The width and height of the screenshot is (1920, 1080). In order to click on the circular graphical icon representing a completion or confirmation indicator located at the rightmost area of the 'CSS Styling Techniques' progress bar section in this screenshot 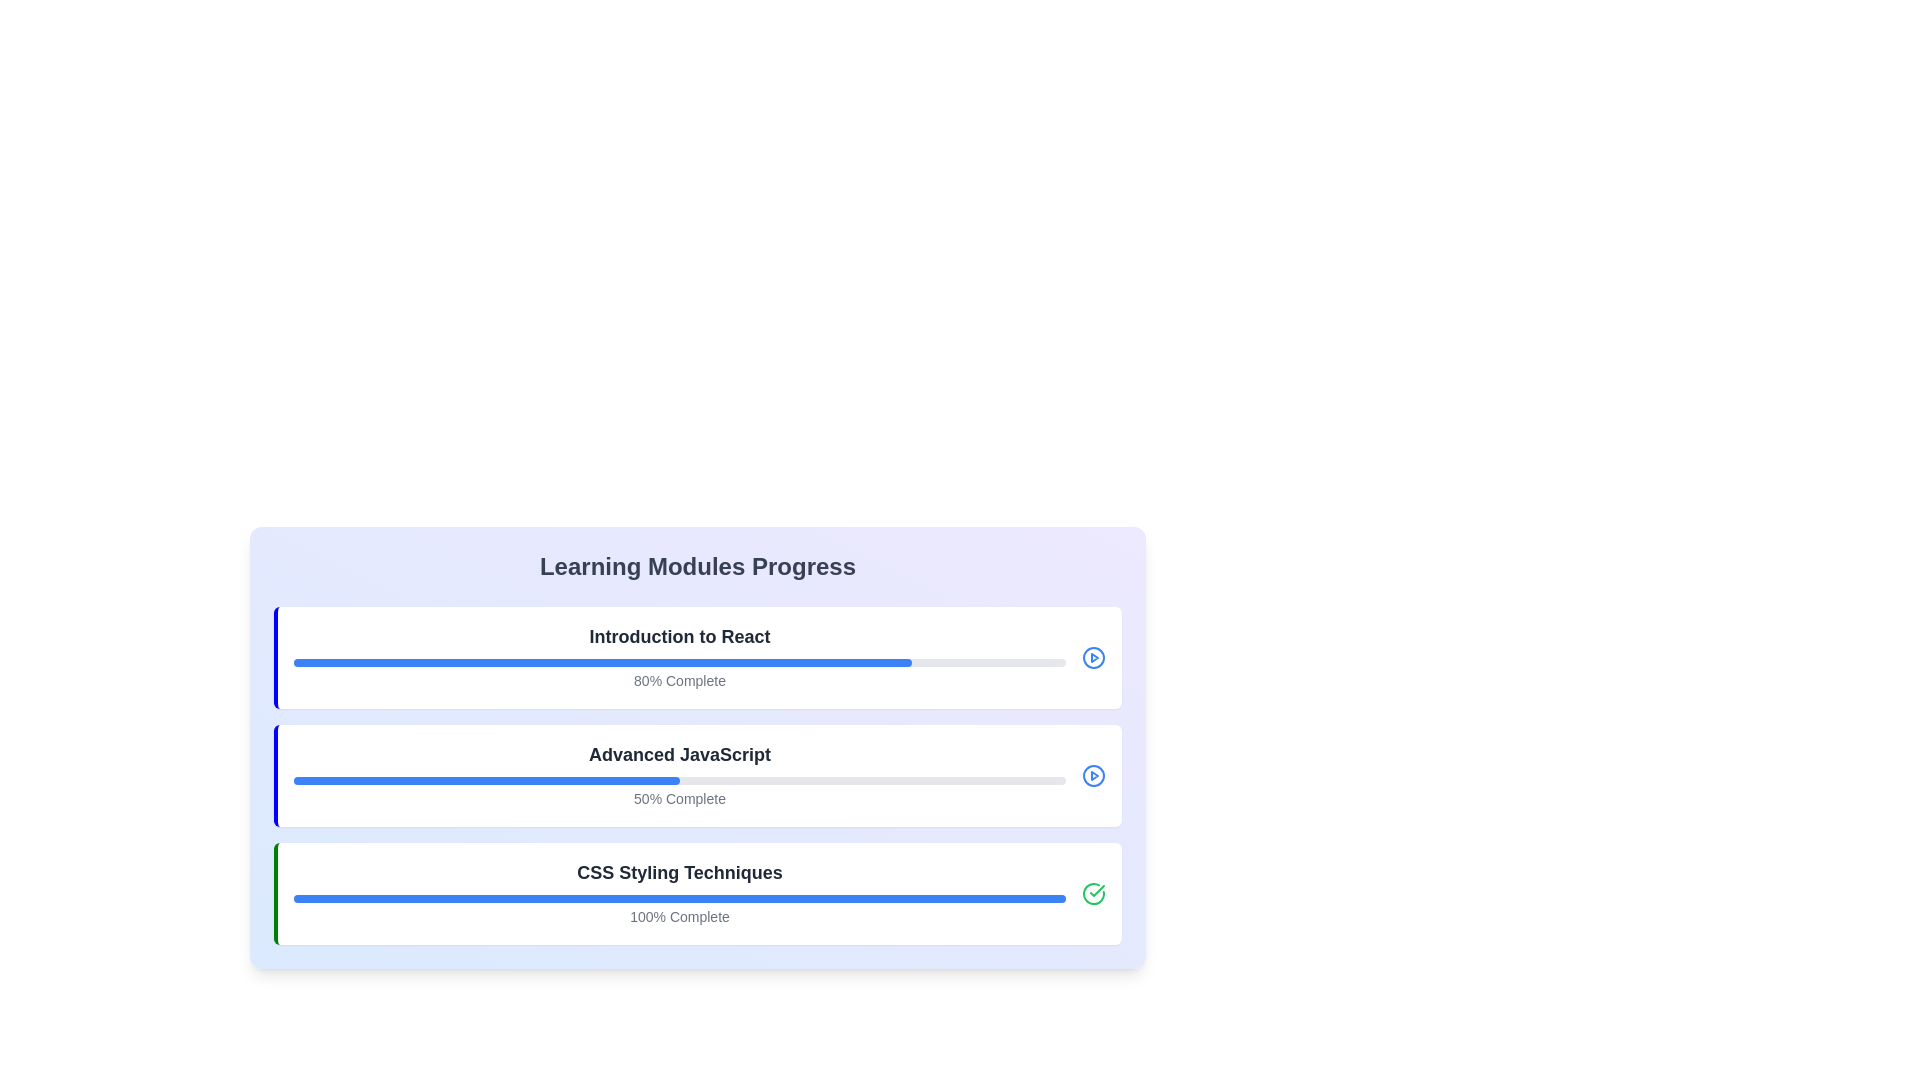, I will do `click(1093, 893)`.